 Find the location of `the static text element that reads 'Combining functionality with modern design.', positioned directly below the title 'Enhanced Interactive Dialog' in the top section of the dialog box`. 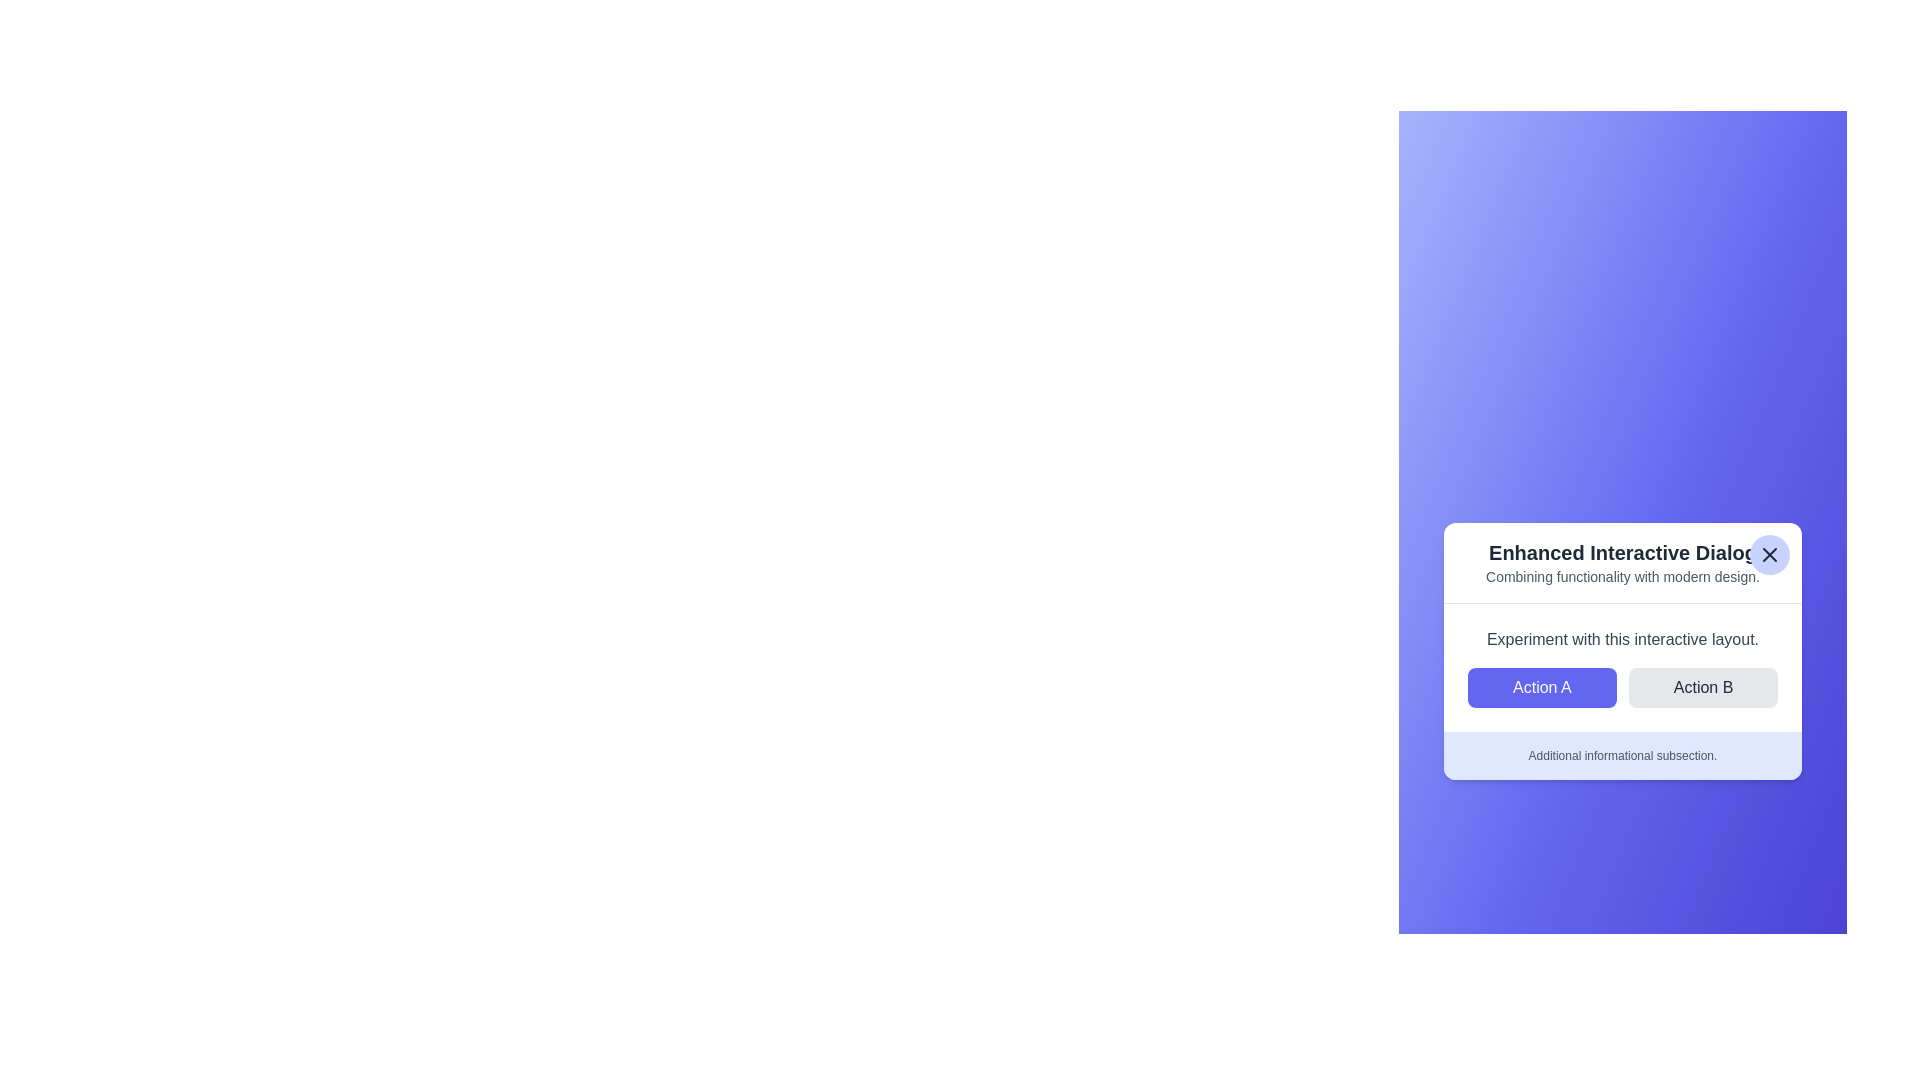

the static text element that reads 'Combining functionality with modern design.', positioned directly below the title 'Enhanced Interactive Dialog' in the top section of the dialog box is located at coordinates (1622, 576).